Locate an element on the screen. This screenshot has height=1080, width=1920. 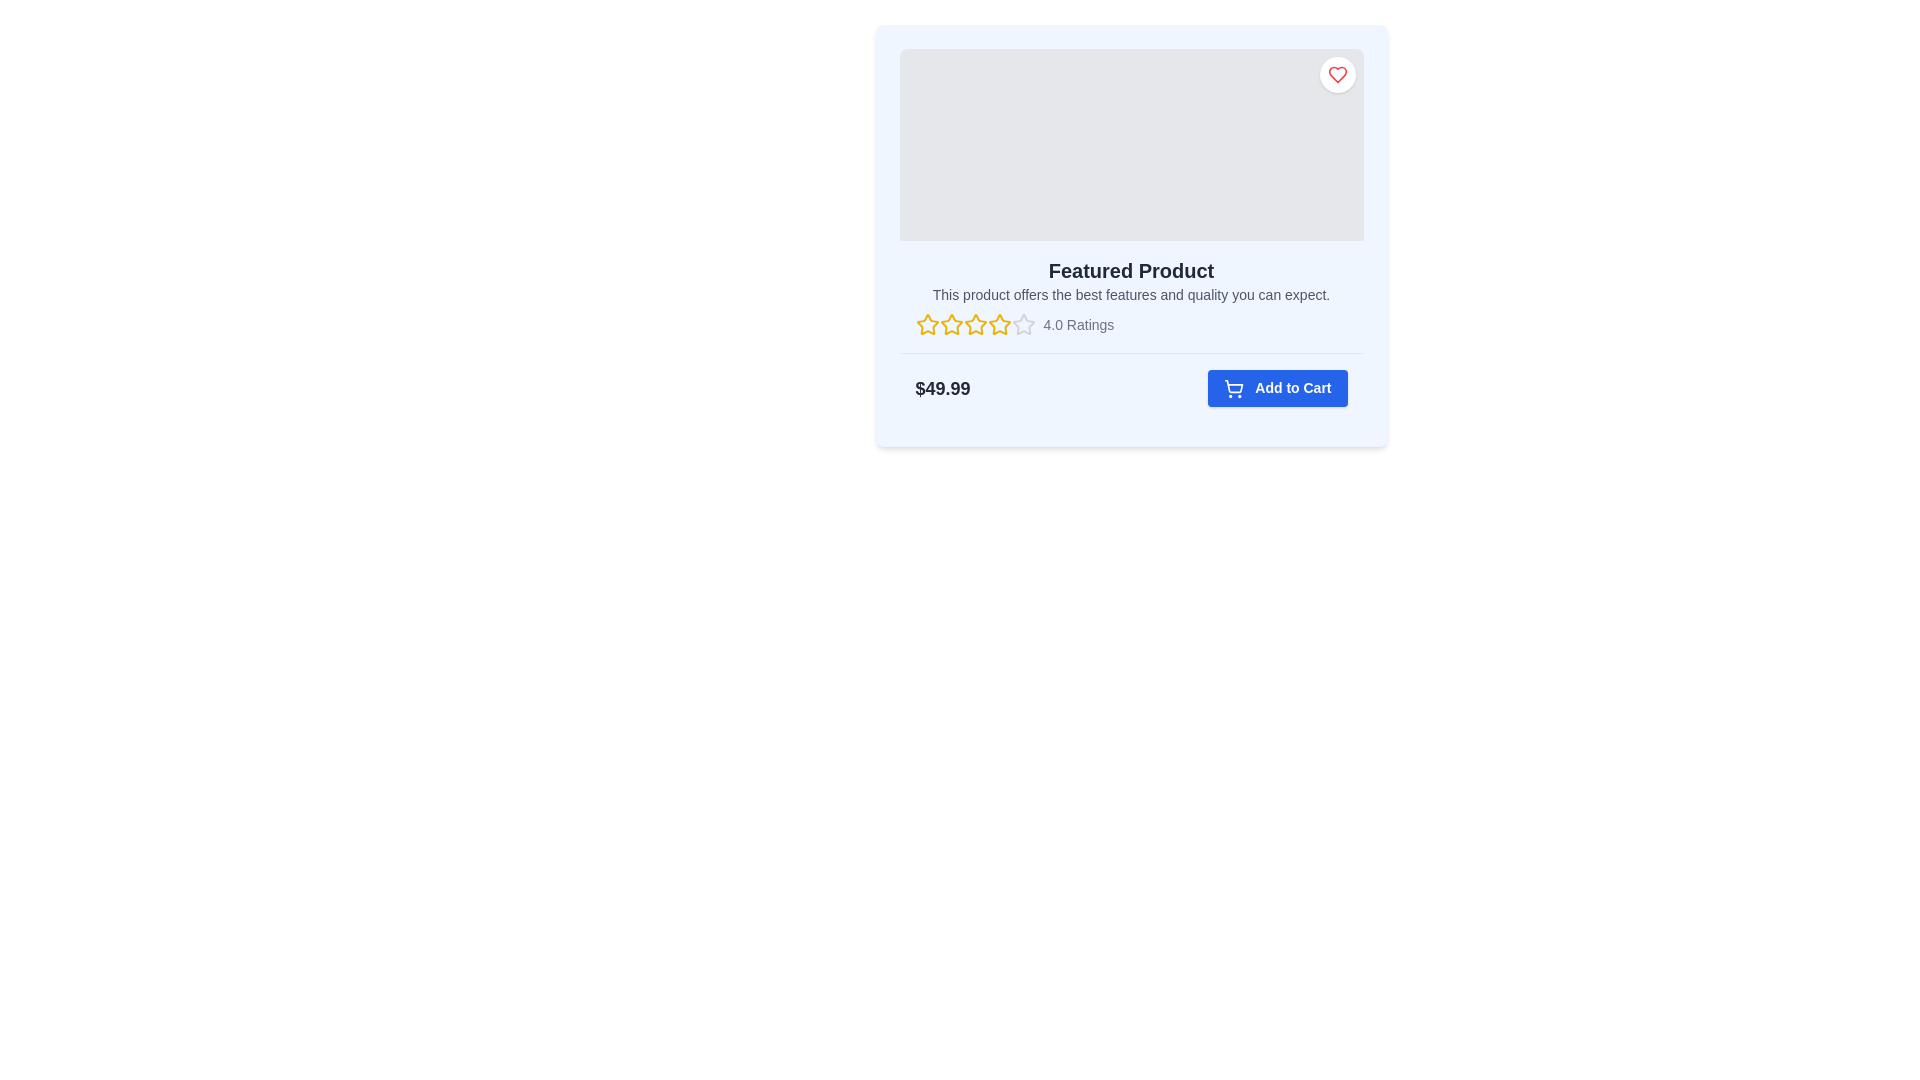
the like icon button located in the top-right corner of the card component is located at coordinates (1337, 73).